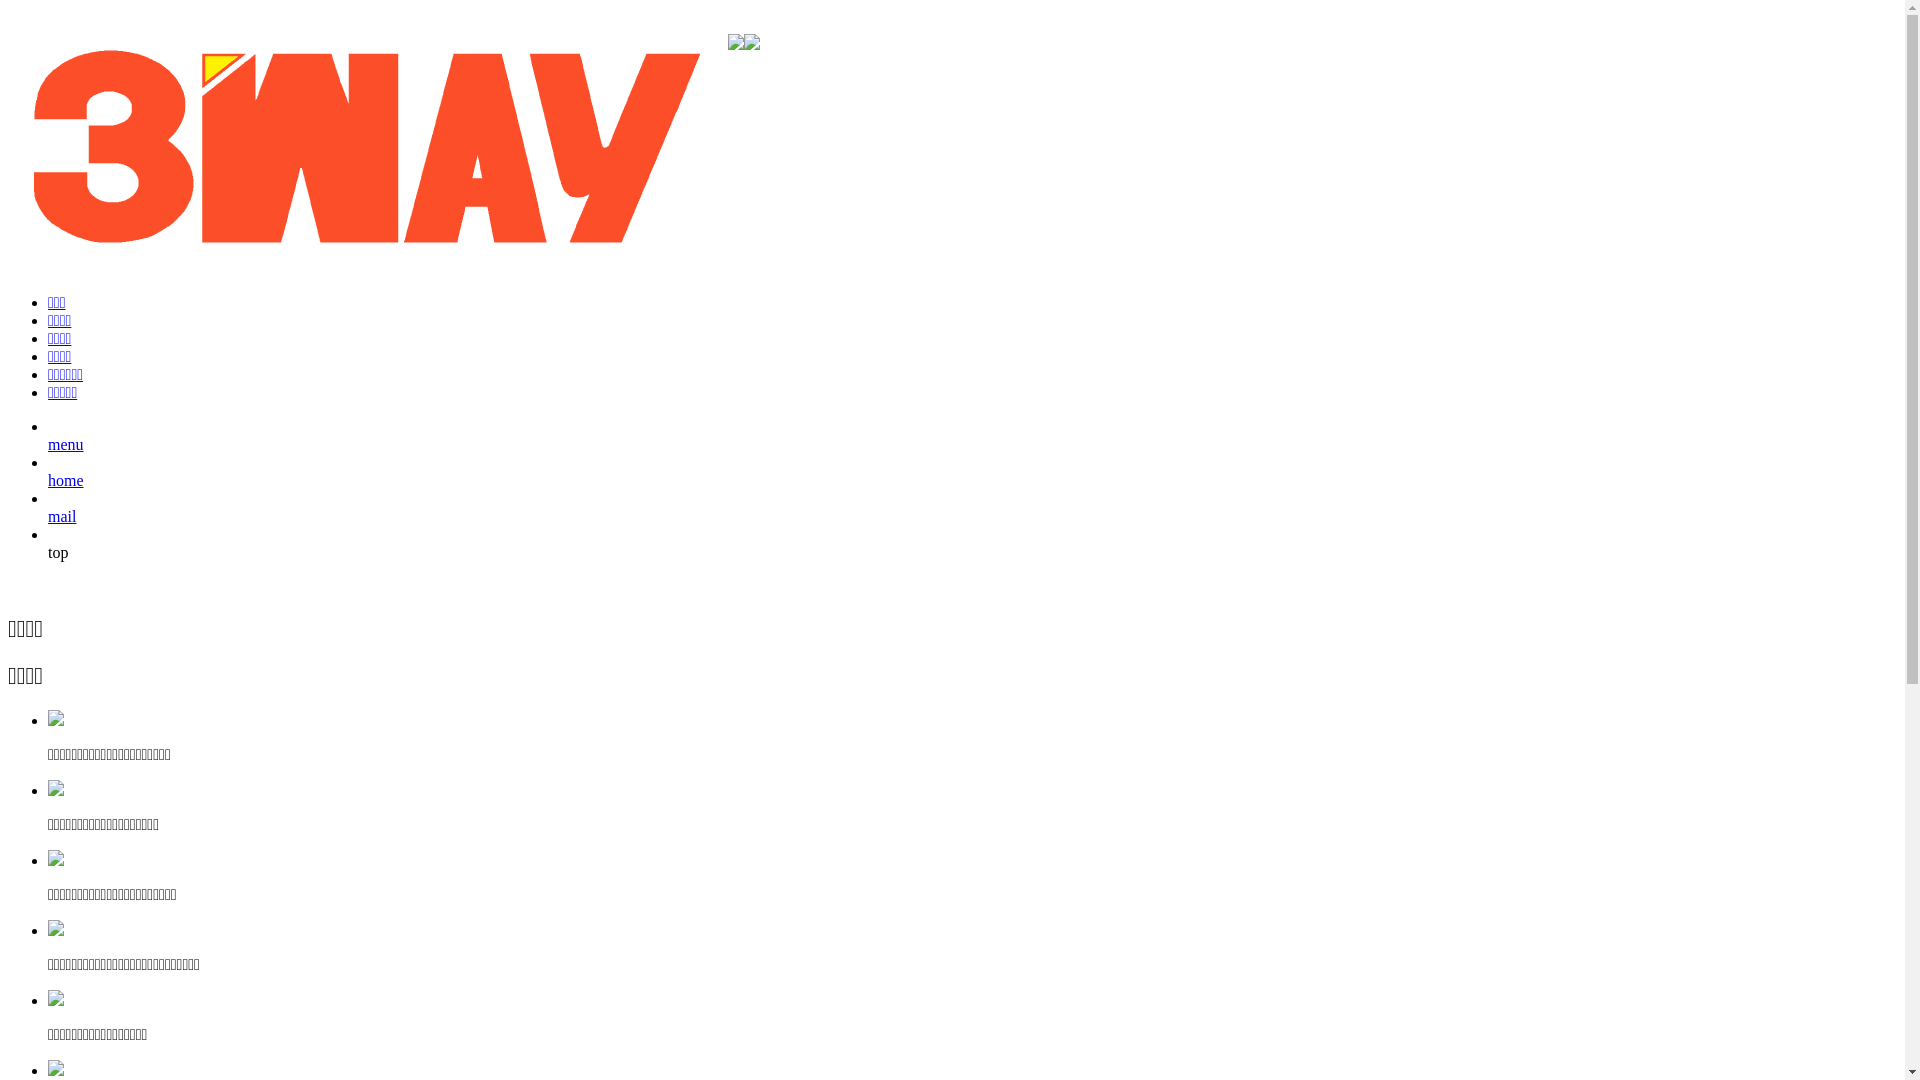  Describe the element at coordinates (48, 453) in the screenshot. I see `'menu'` at that location.